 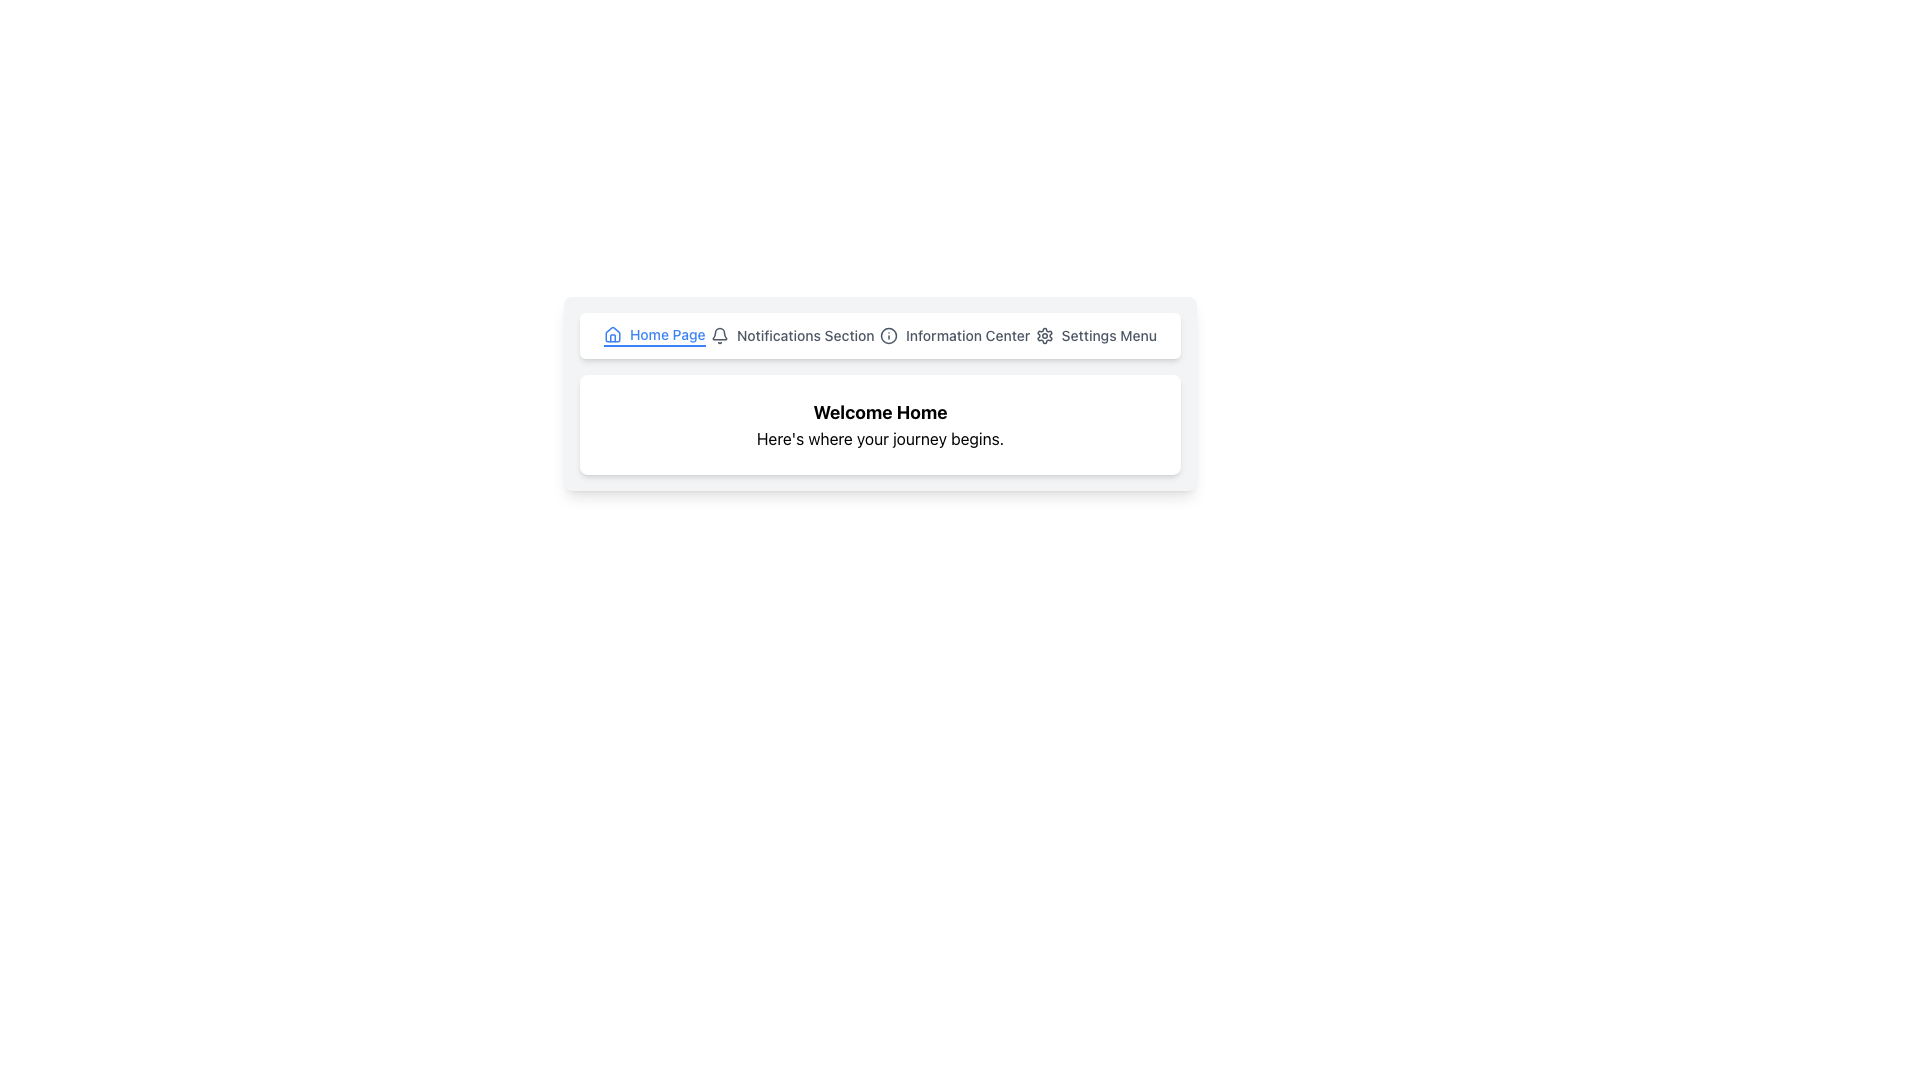 What do you see at coordinates (1043, 334) in the screenshot?
I see `the settings icon located at the far-right side of the navigation bar` at bounding box center [1043, 334].